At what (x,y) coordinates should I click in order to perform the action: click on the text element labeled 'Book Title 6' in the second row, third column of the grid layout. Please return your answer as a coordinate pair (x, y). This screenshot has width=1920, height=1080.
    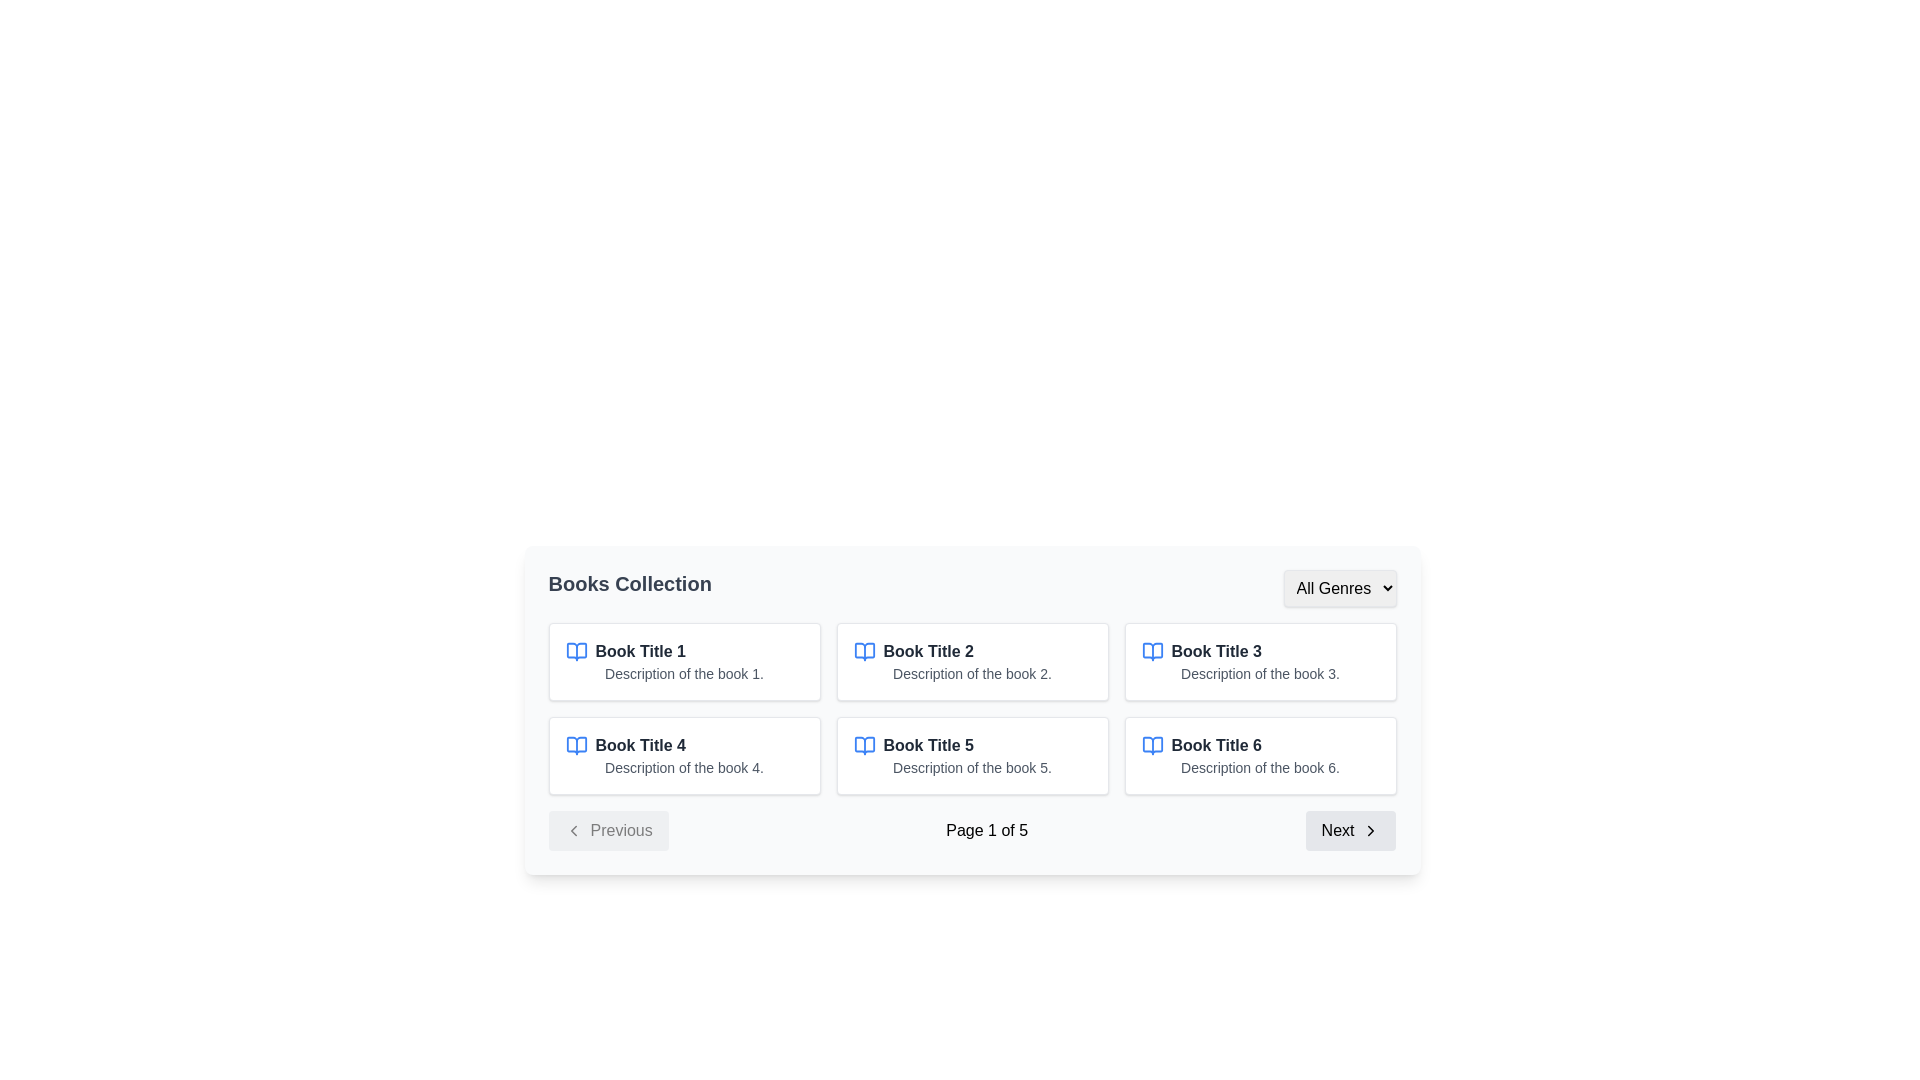
    Looking at the image, I should click on (1259, 745).